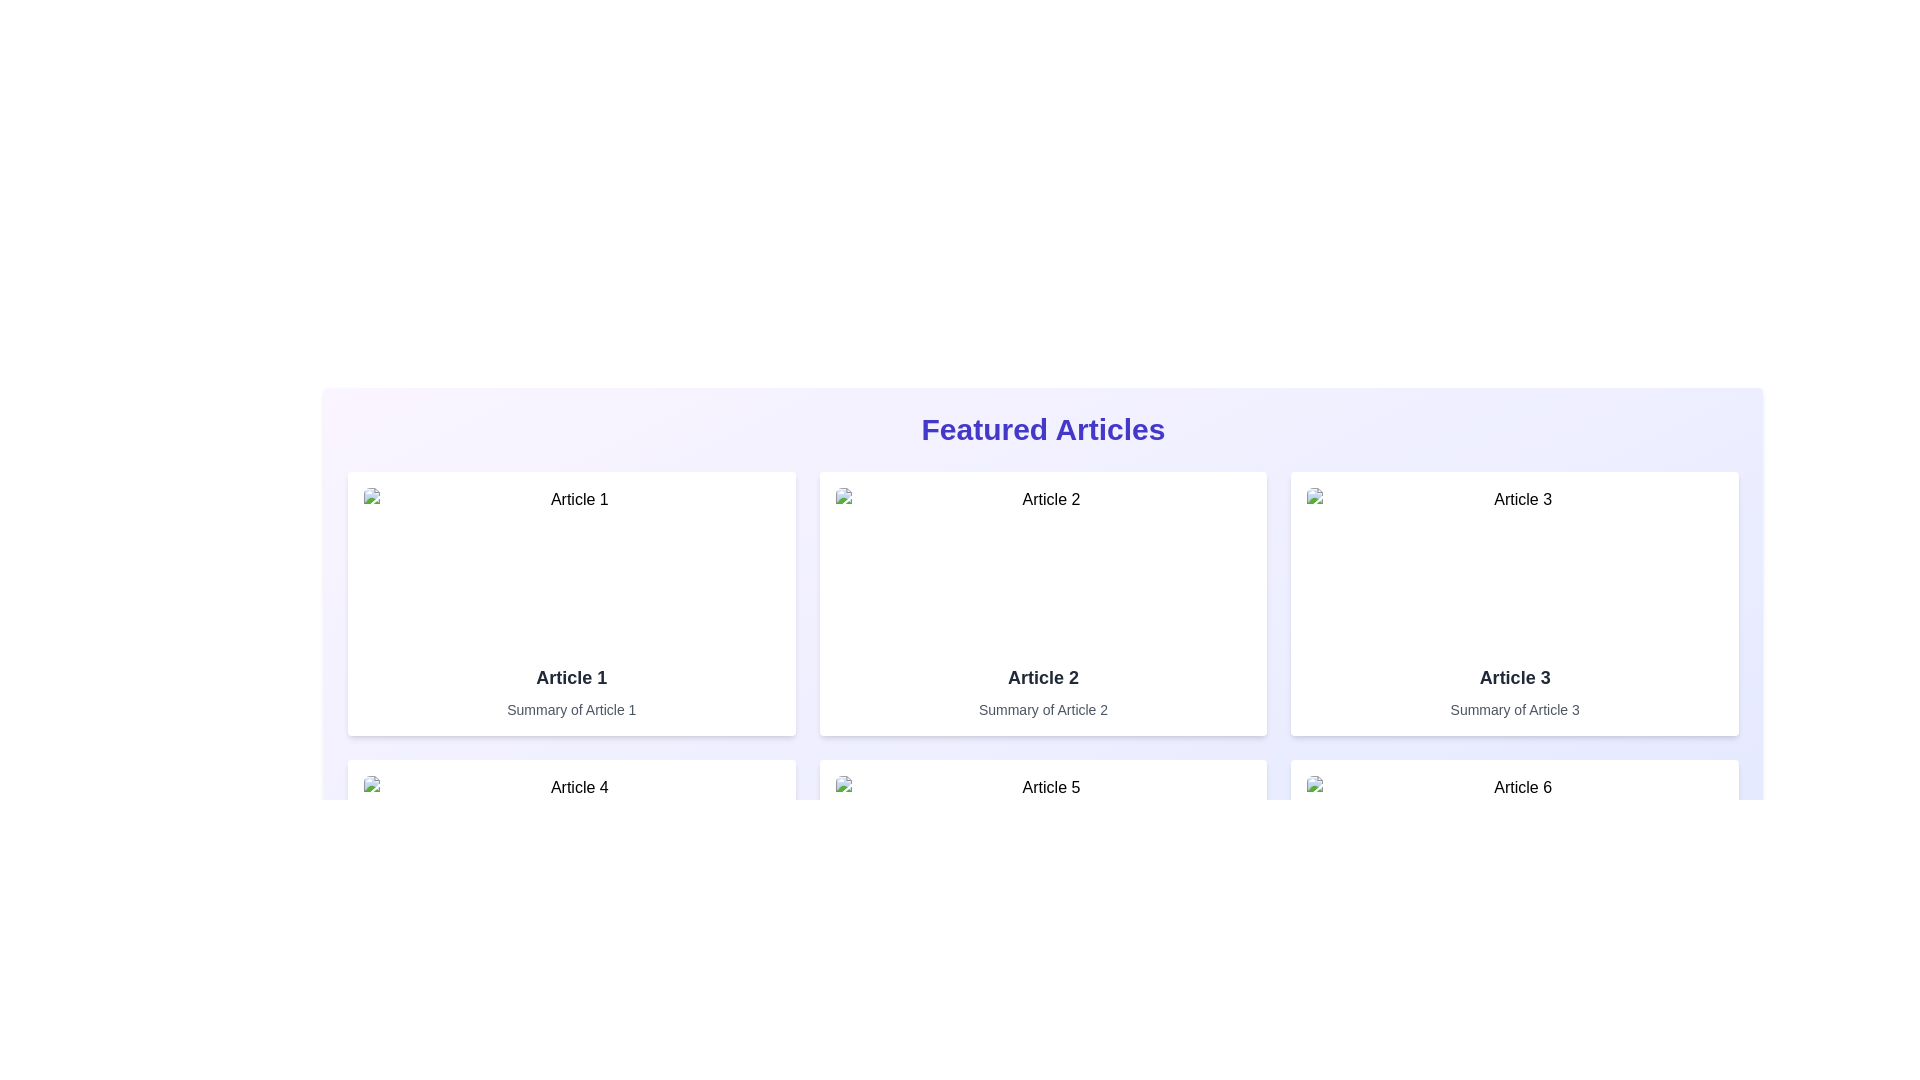 This screenshot has width=1920, height=1080. I want to click on the arrow icon used for navigation to the next item, located towards the lower-right edge of the interface, so click(1712, 1067).